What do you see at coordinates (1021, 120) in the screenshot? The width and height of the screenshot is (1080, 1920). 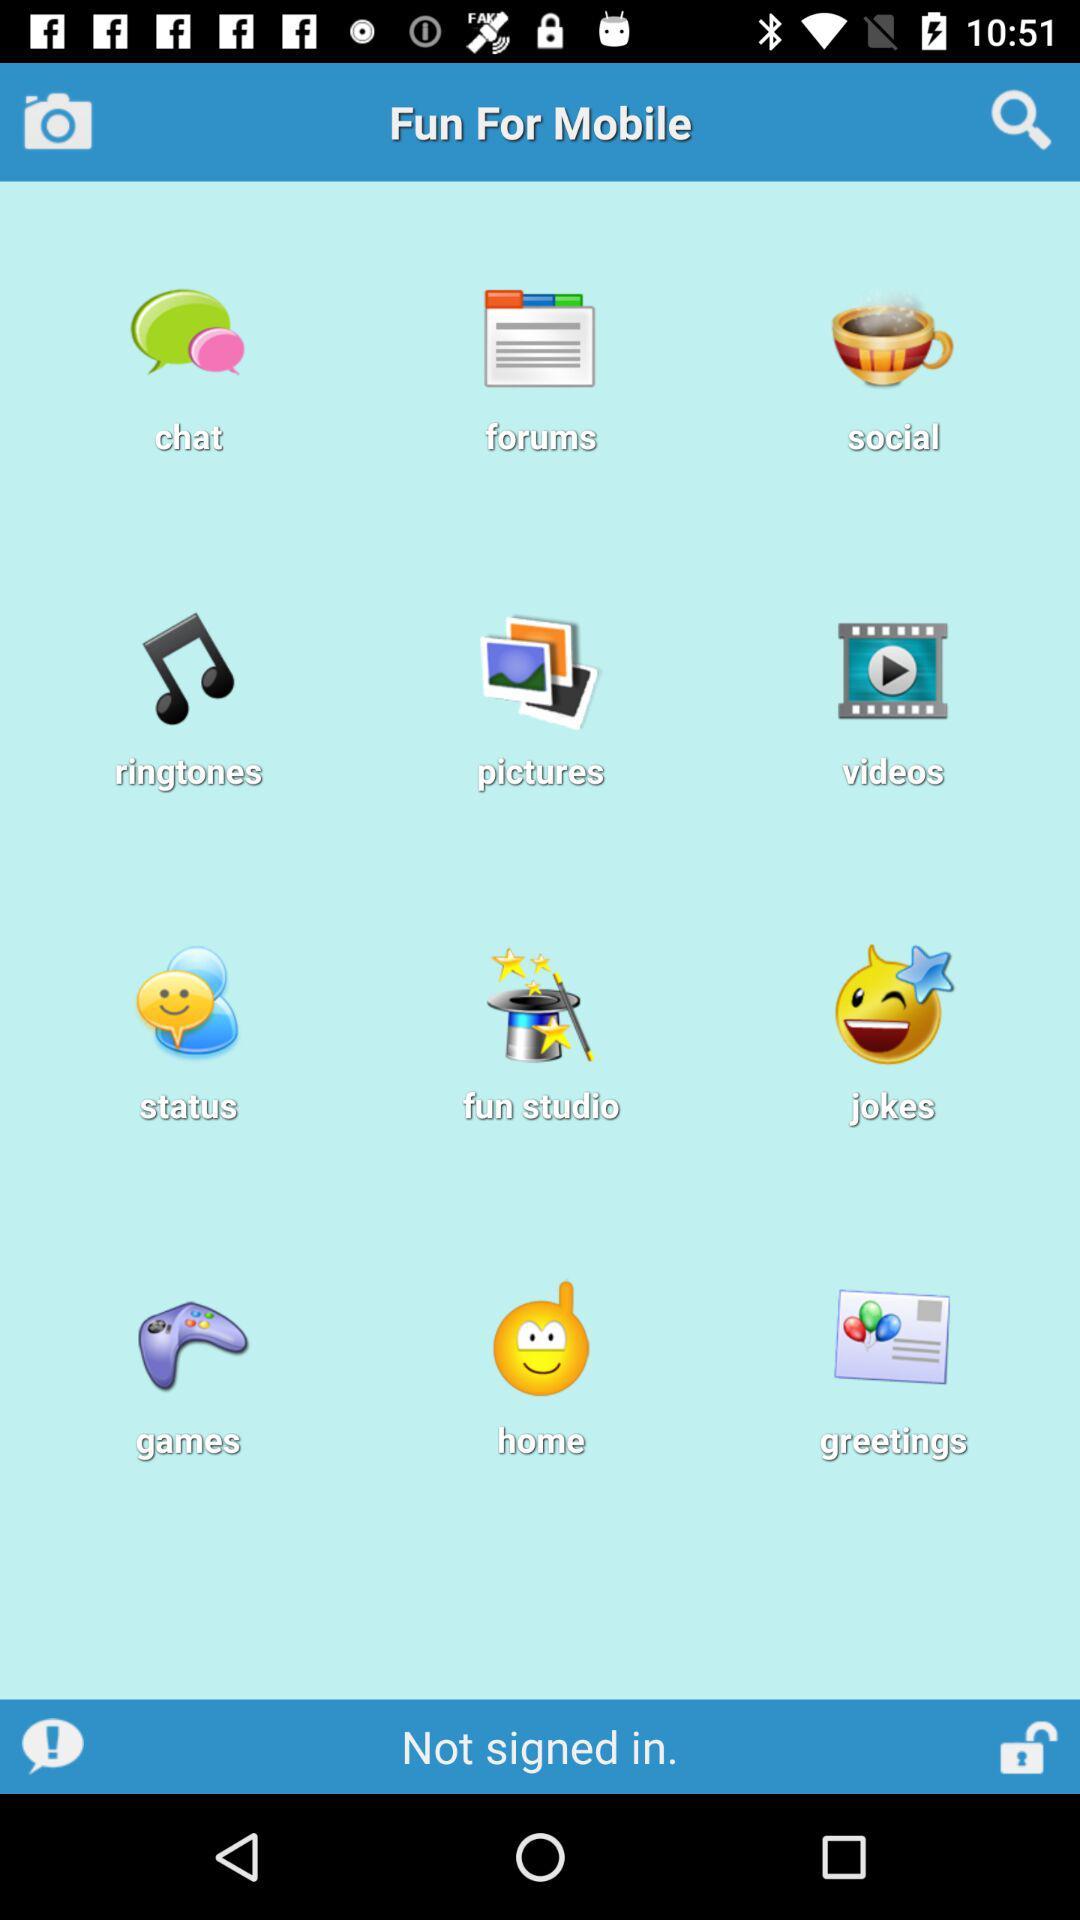 I see `search` at bounding box center [1021, 120].